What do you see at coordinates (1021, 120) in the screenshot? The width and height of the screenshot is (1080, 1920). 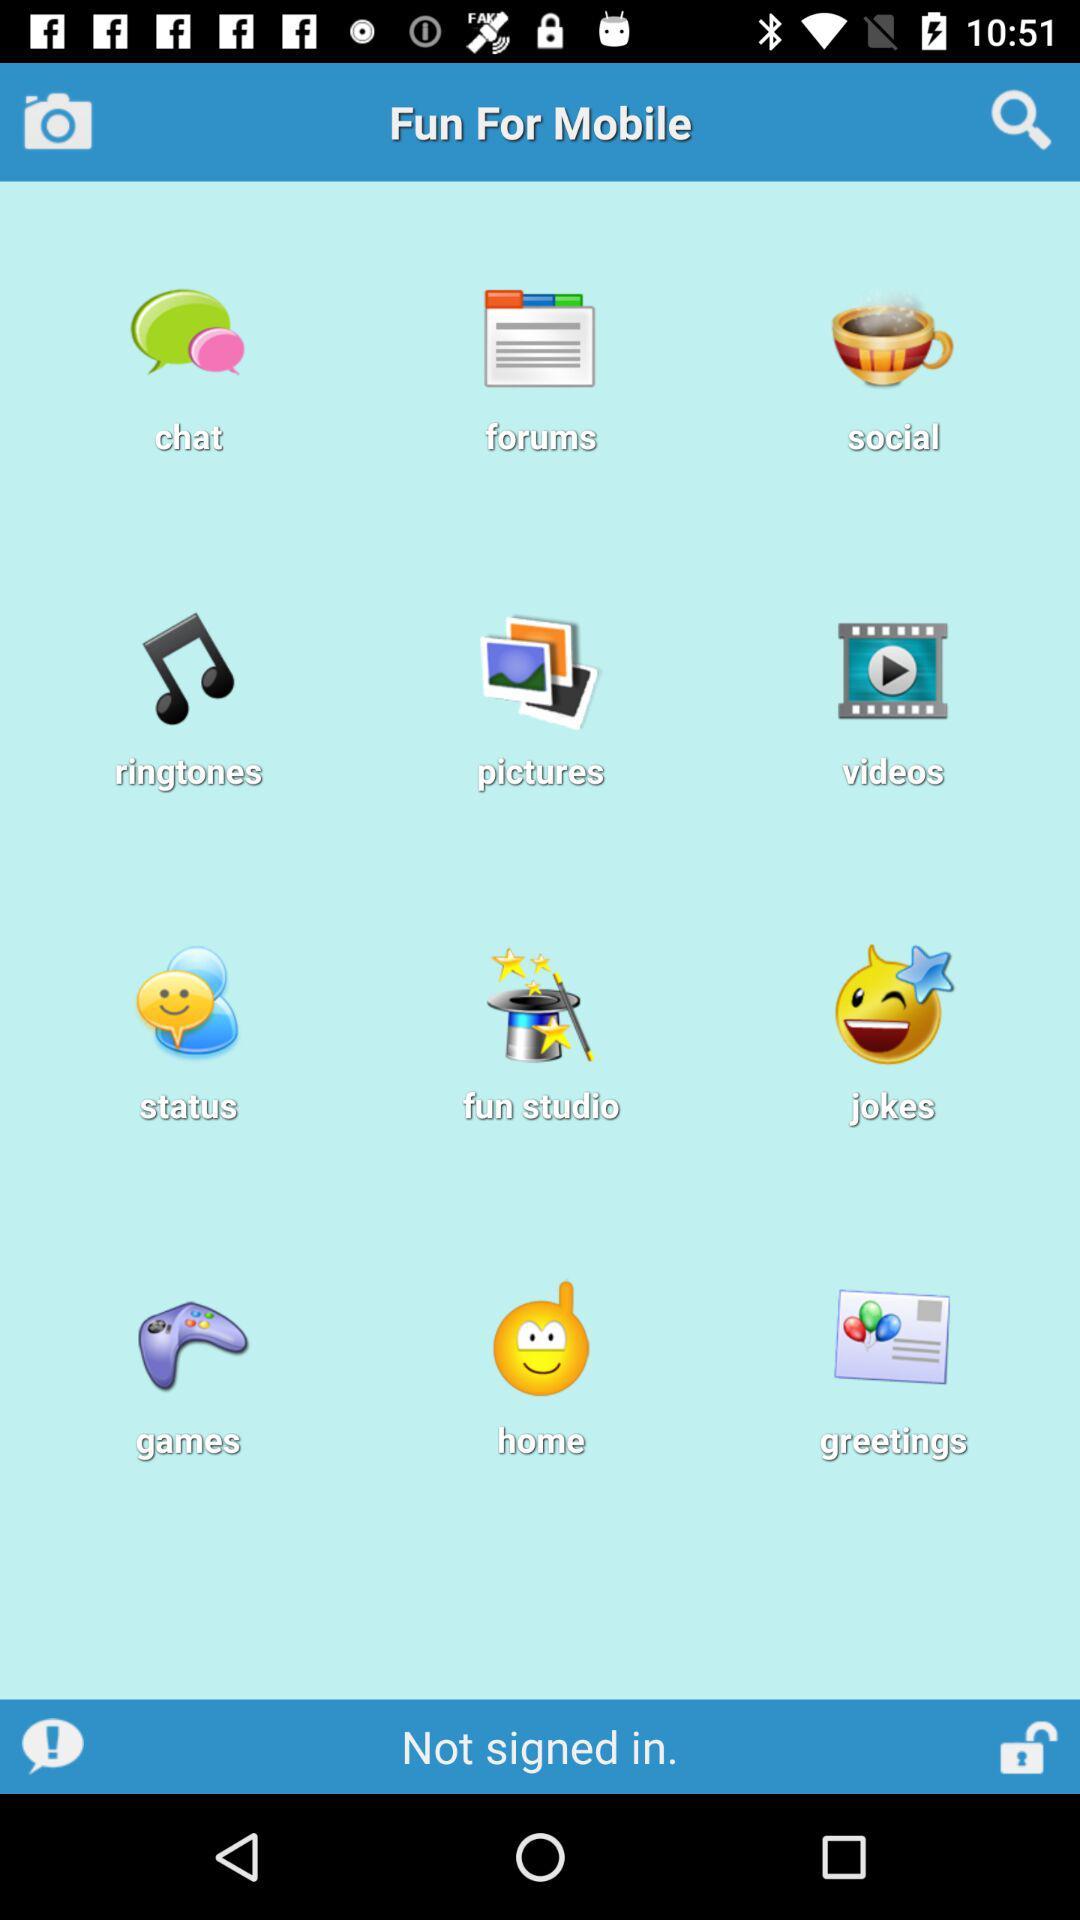 I see `search` at bounding box center [1021, 120].